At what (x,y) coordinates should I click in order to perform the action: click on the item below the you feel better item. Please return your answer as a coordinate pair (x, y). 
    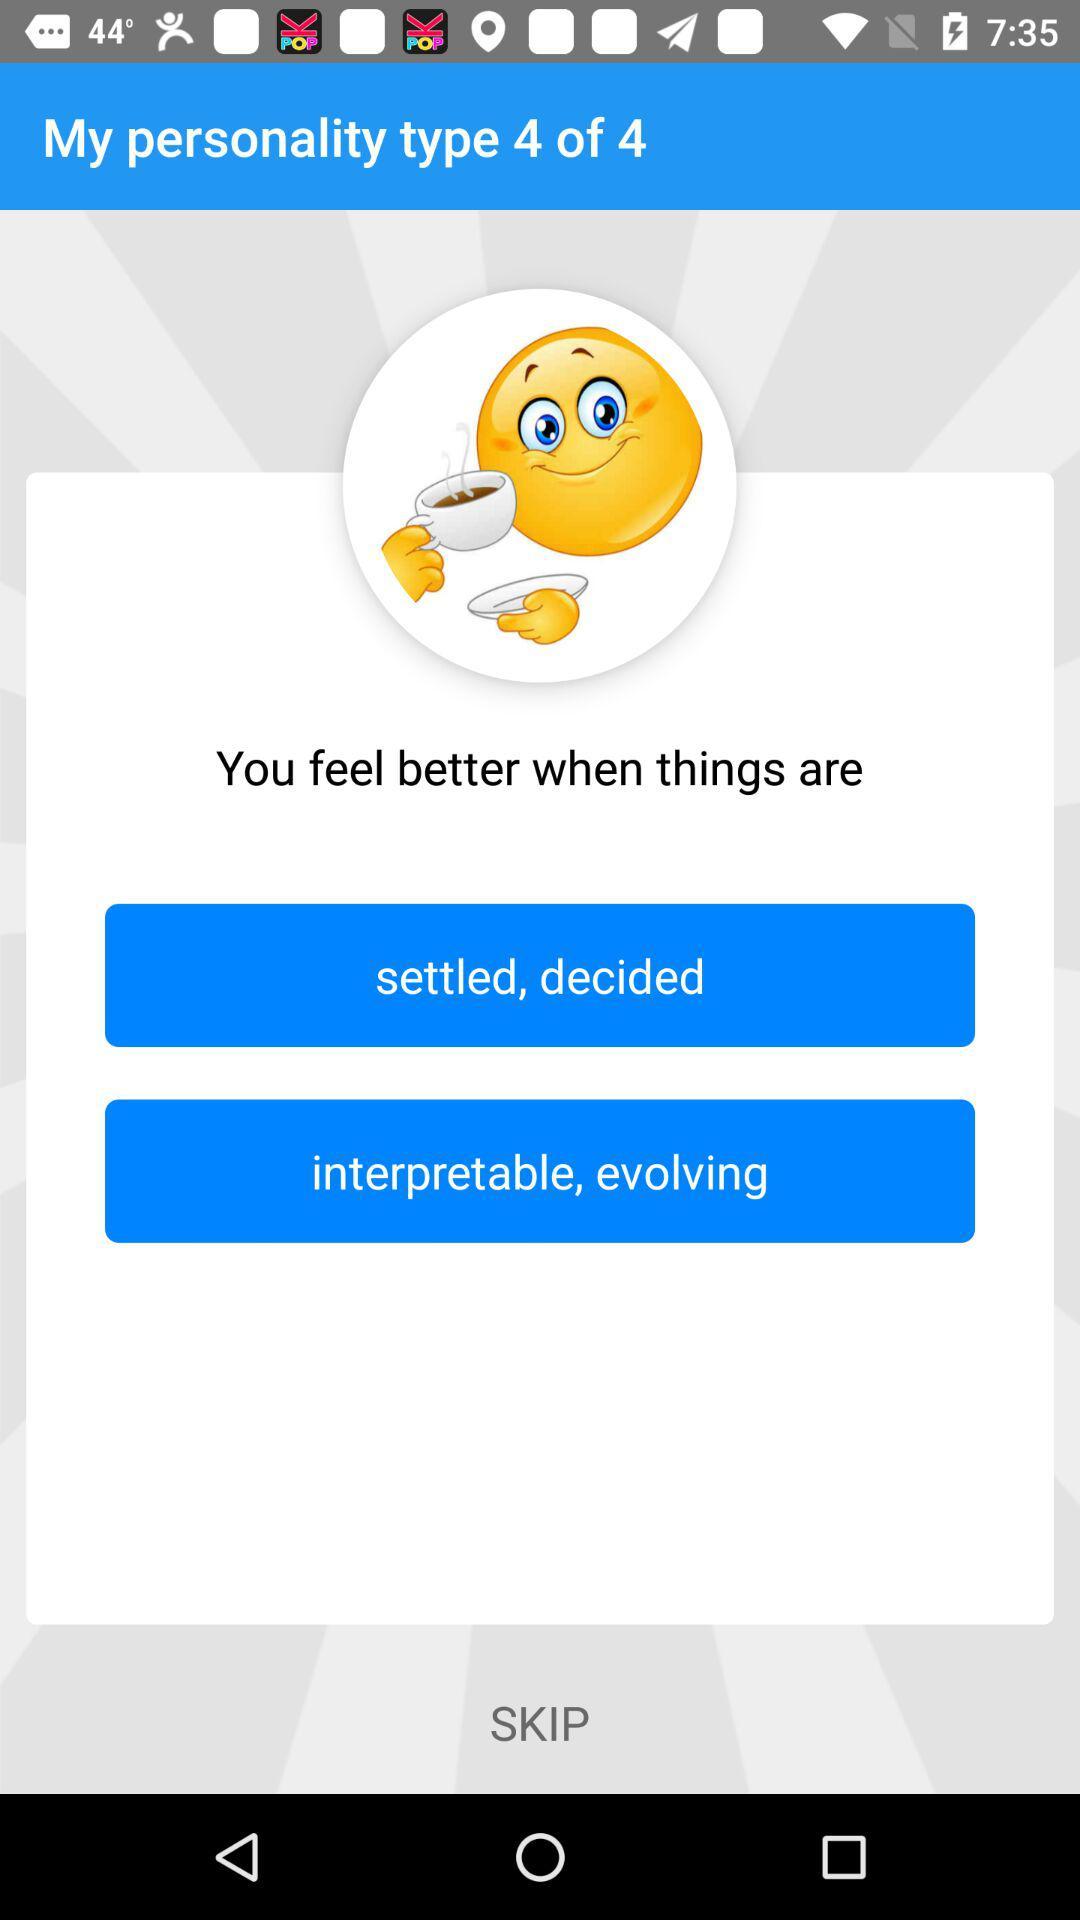
    Looking at the image, I should click on (540, 975).